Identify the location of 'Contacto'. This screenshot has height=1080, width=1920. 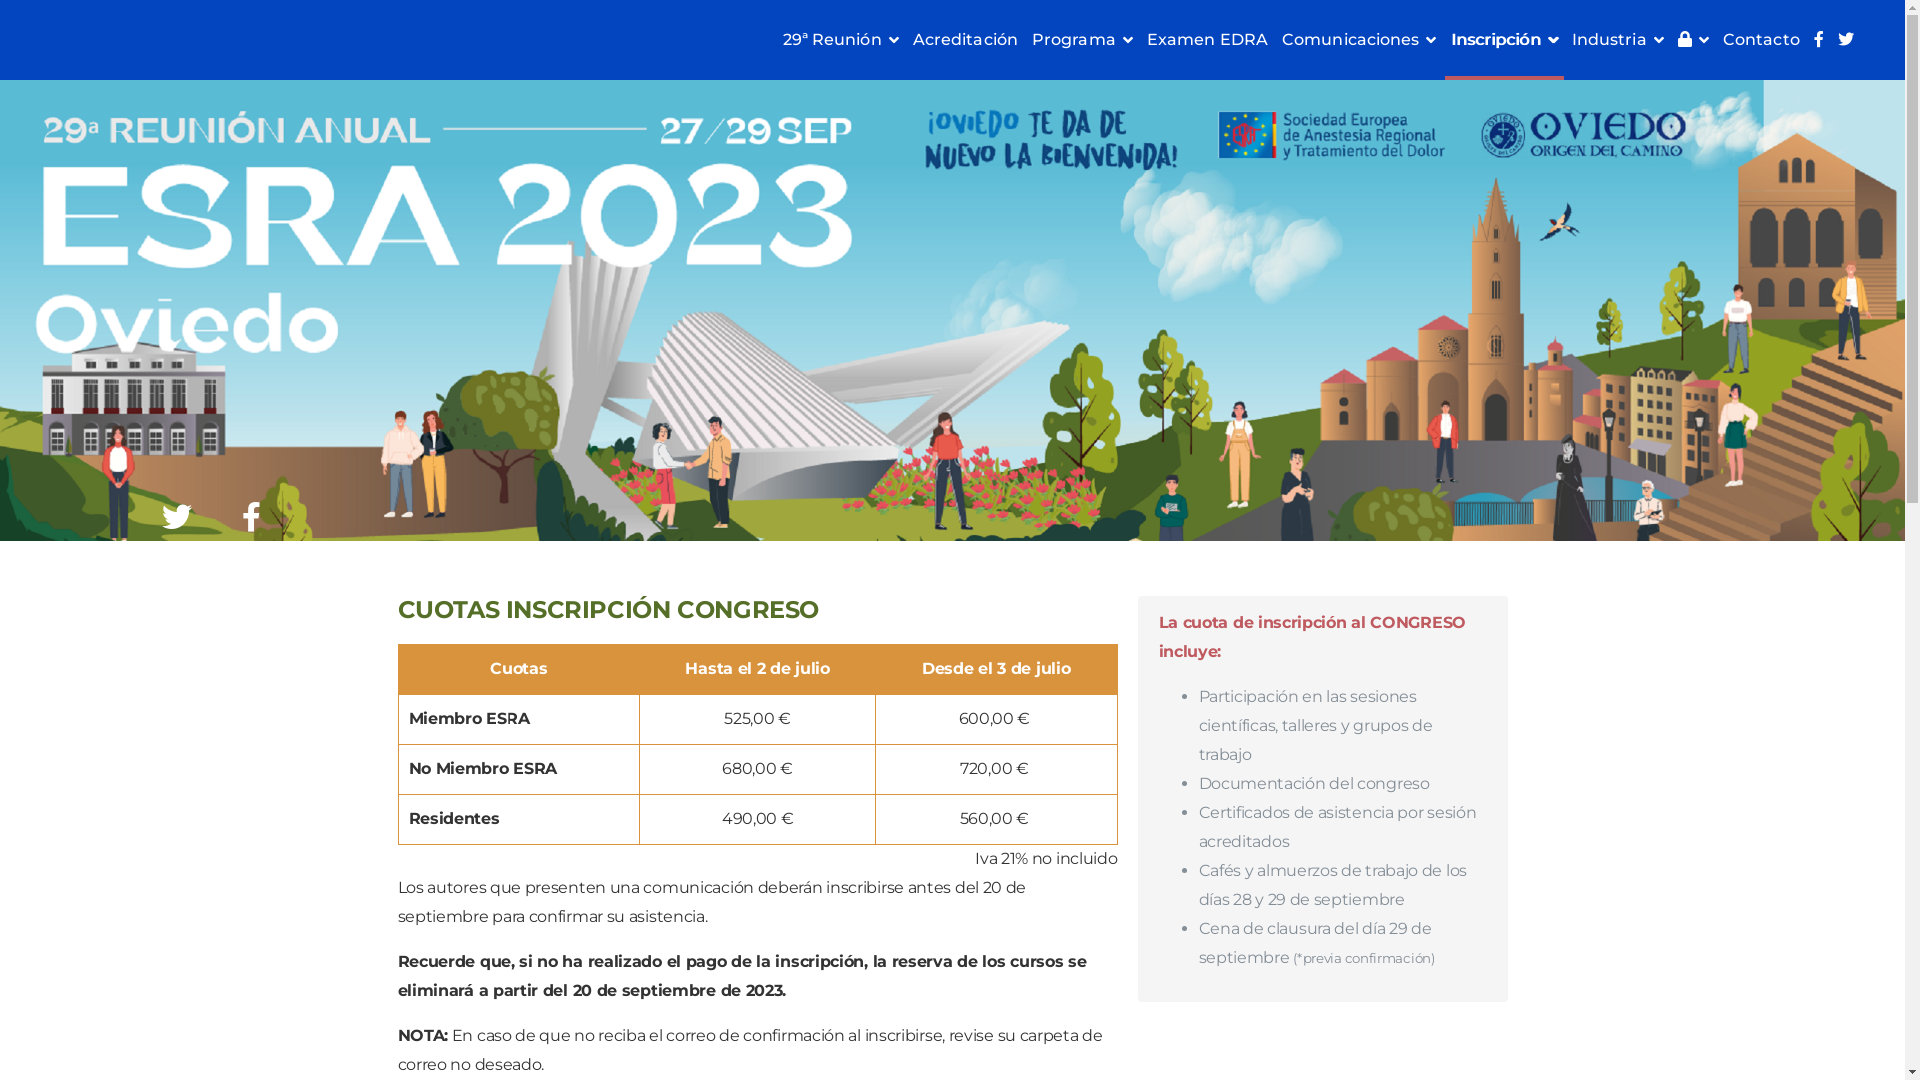
(1761, 39).